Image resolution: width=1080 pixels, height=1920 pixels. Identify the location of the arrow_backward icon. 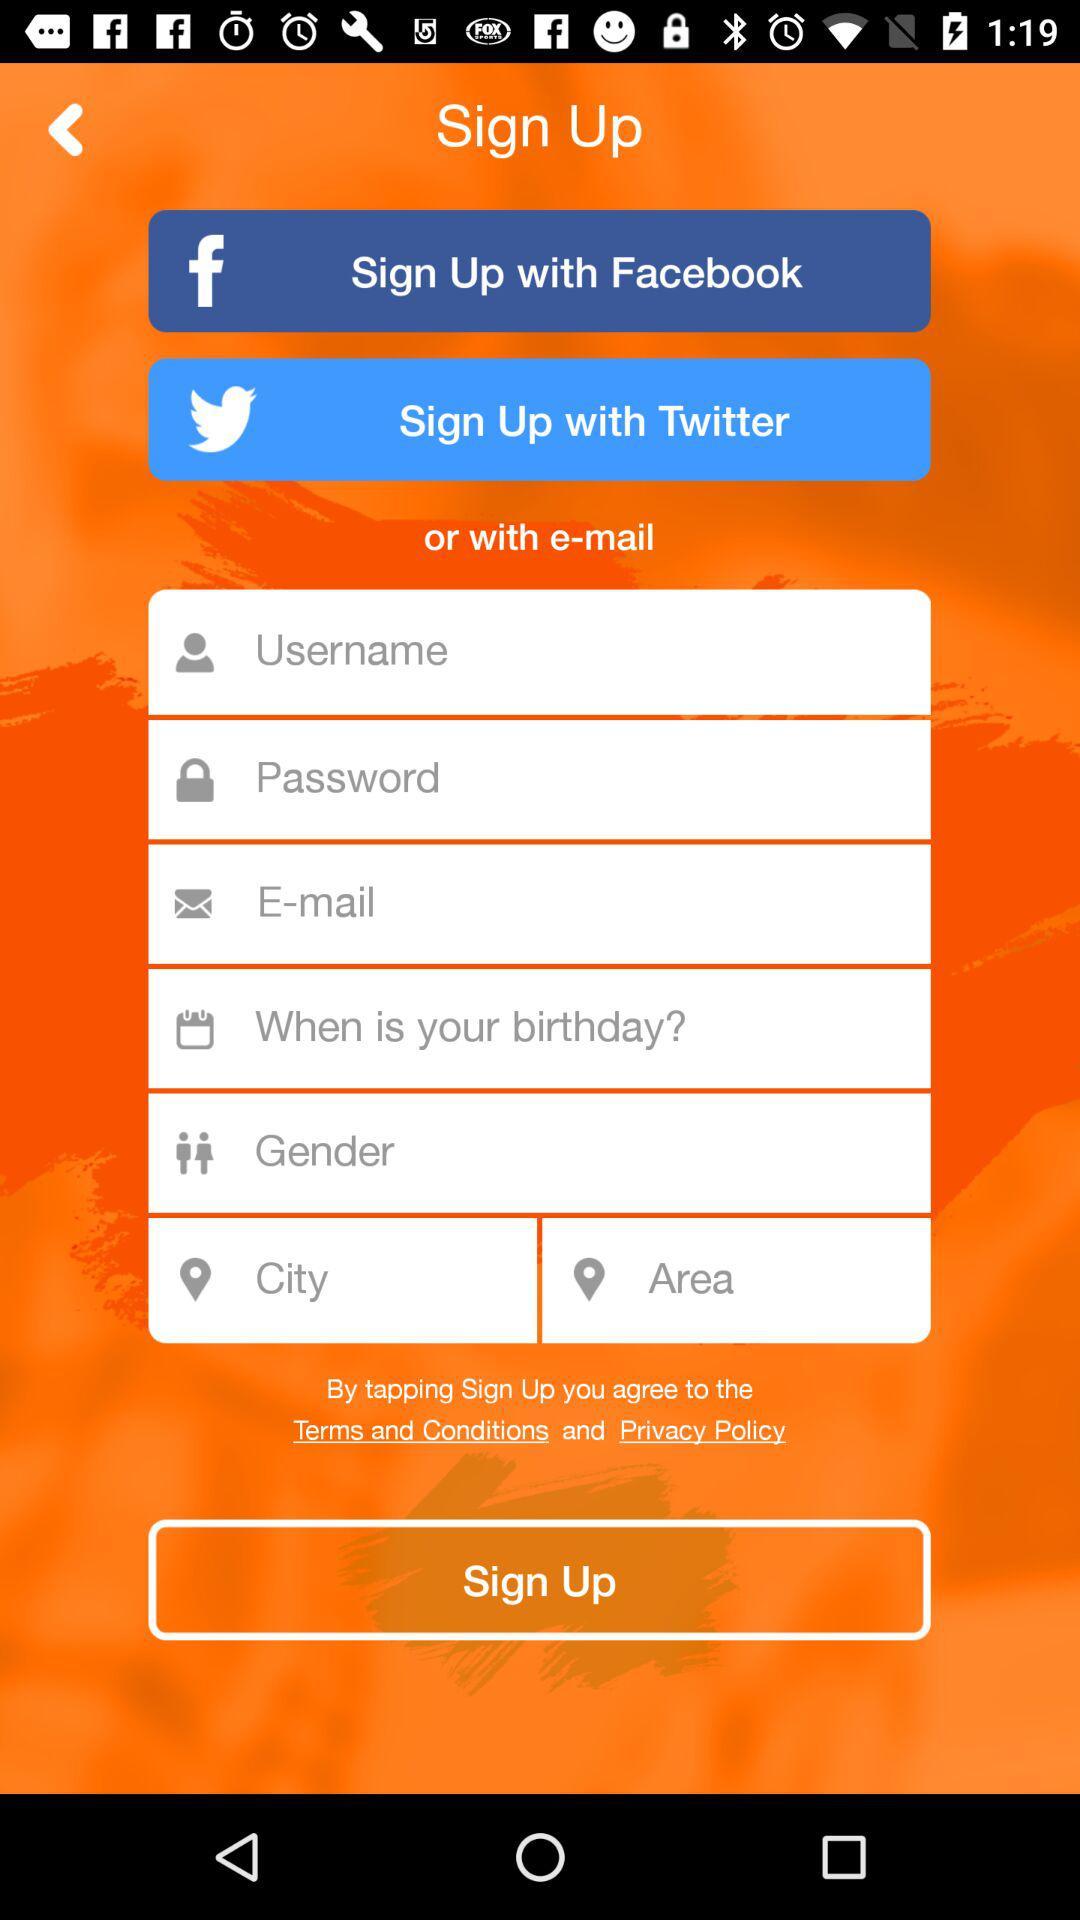
(65, 128).